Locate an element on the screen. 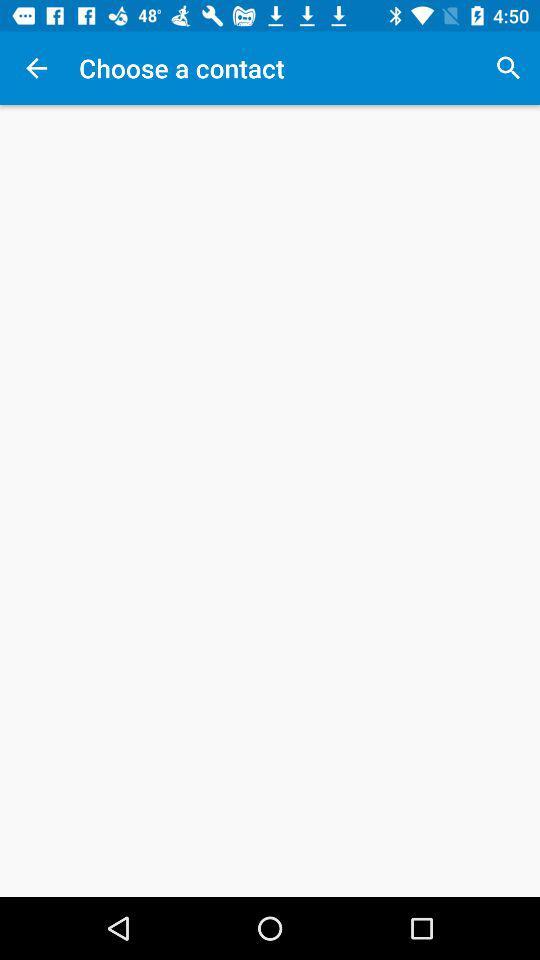 The height and width of the screenshot is (960, 540). the item at the top right corner is located at coordinates (508, 68).